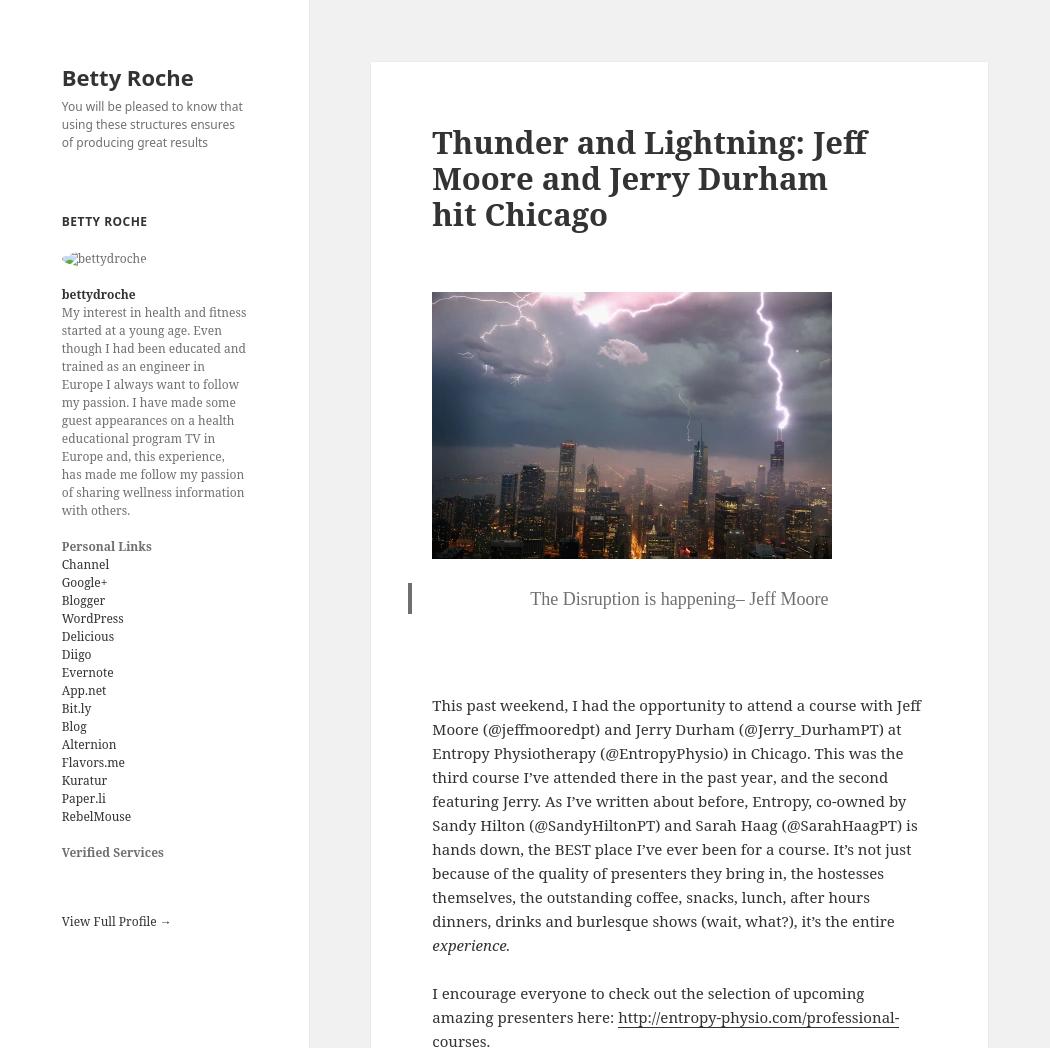  What do you see at coordinates (88, 744) in the screenshot?
I see `'Alternion'` at bounding box center [88, 744].